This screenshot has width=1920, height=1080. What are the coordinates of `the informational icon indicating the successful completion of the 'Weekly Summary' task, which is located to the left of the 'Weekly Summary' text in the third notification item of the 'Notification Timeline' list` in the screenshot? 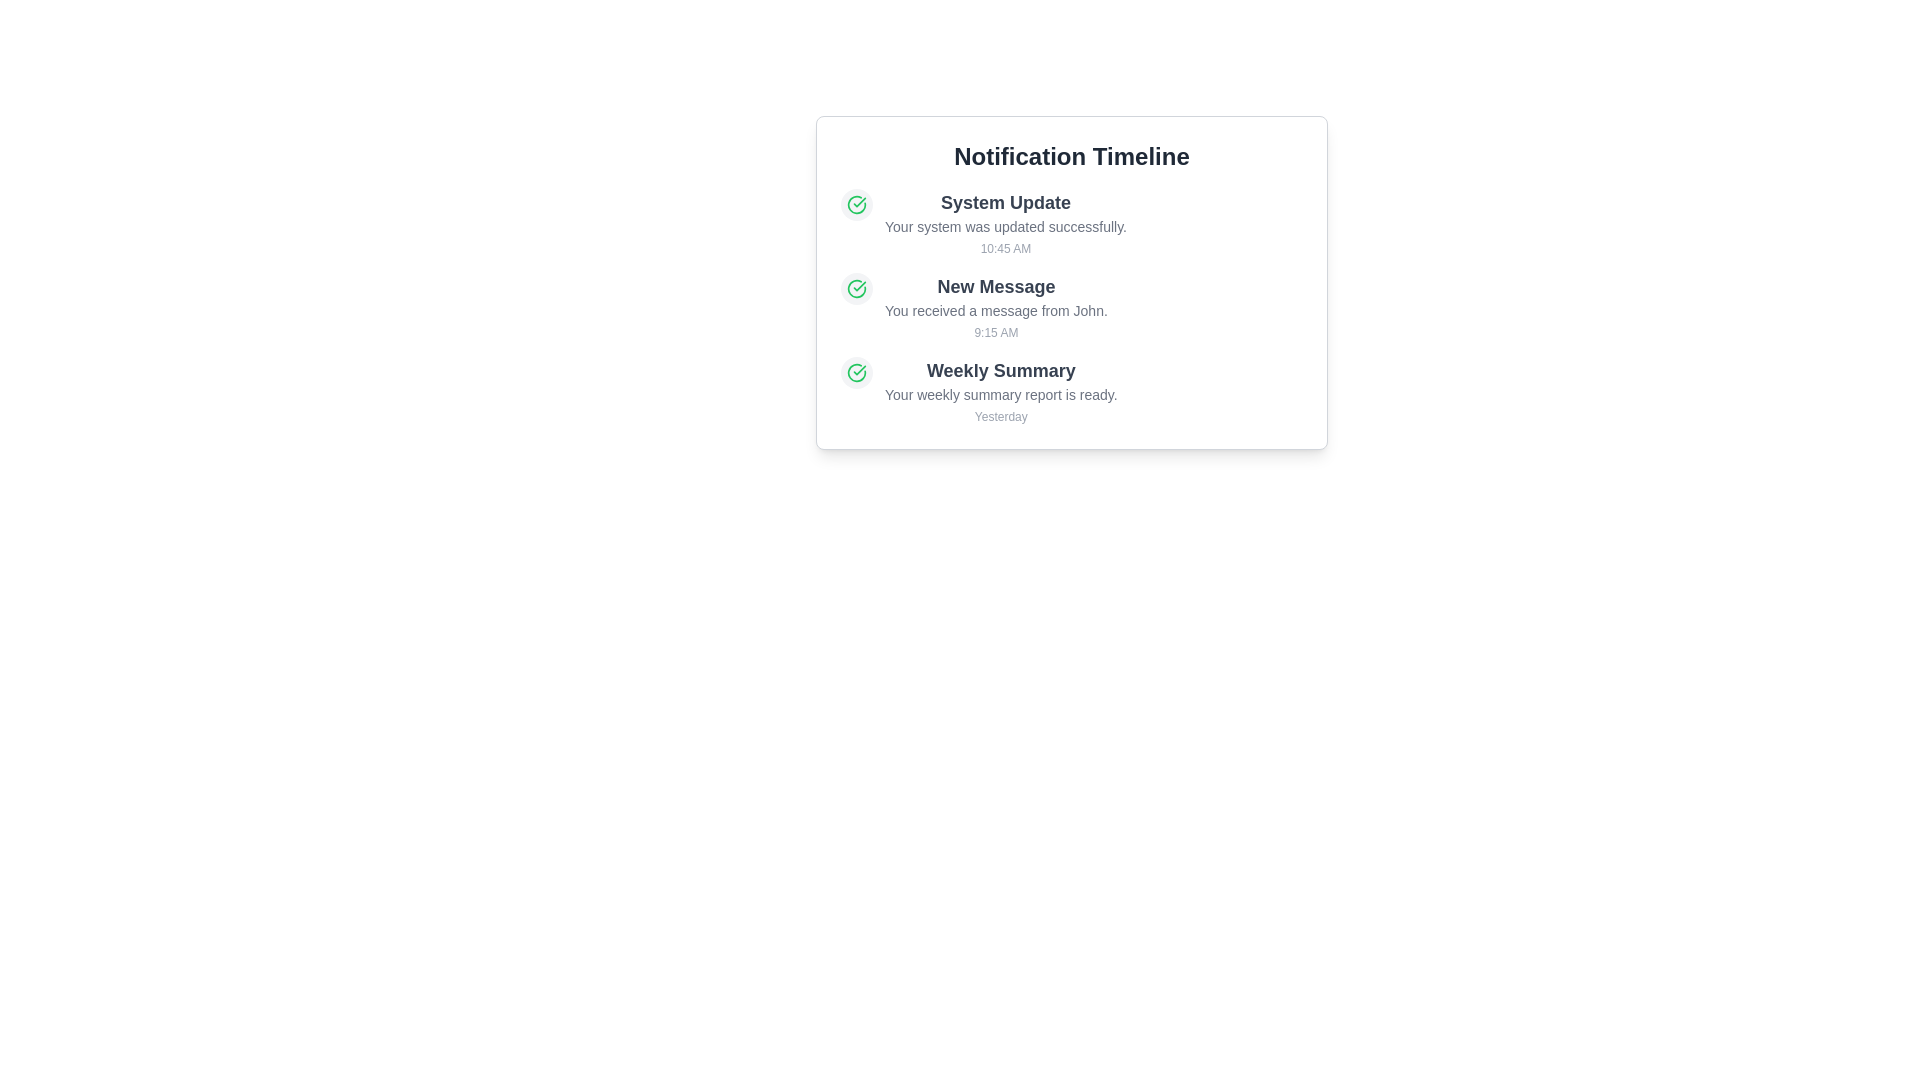 It's located at (857, 373).